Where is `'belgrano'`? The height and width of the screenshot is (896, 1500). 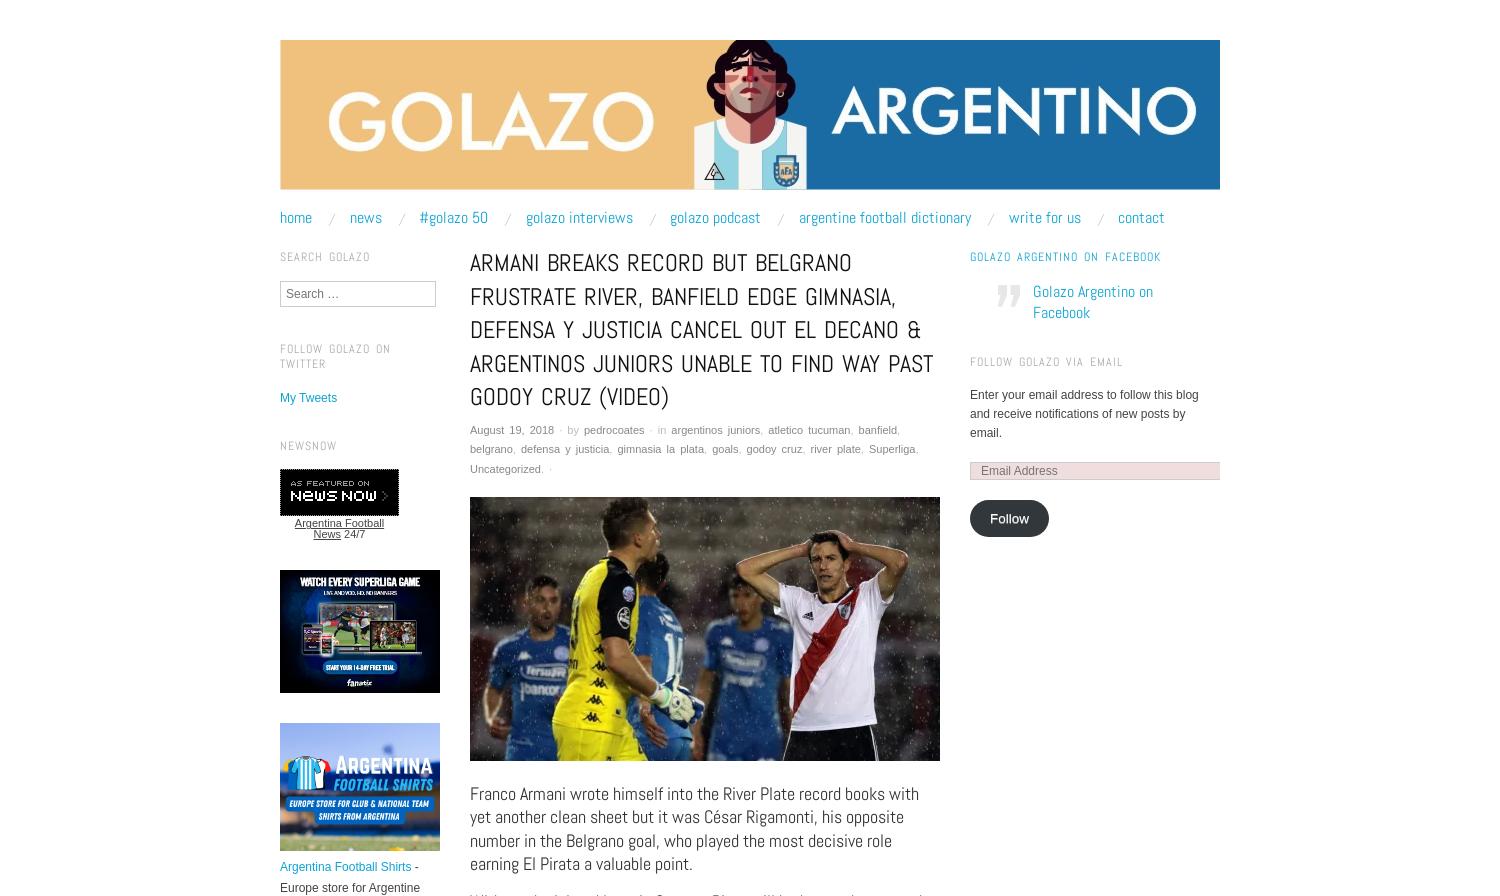
'belgrano' is located at coordinates (468, 448).